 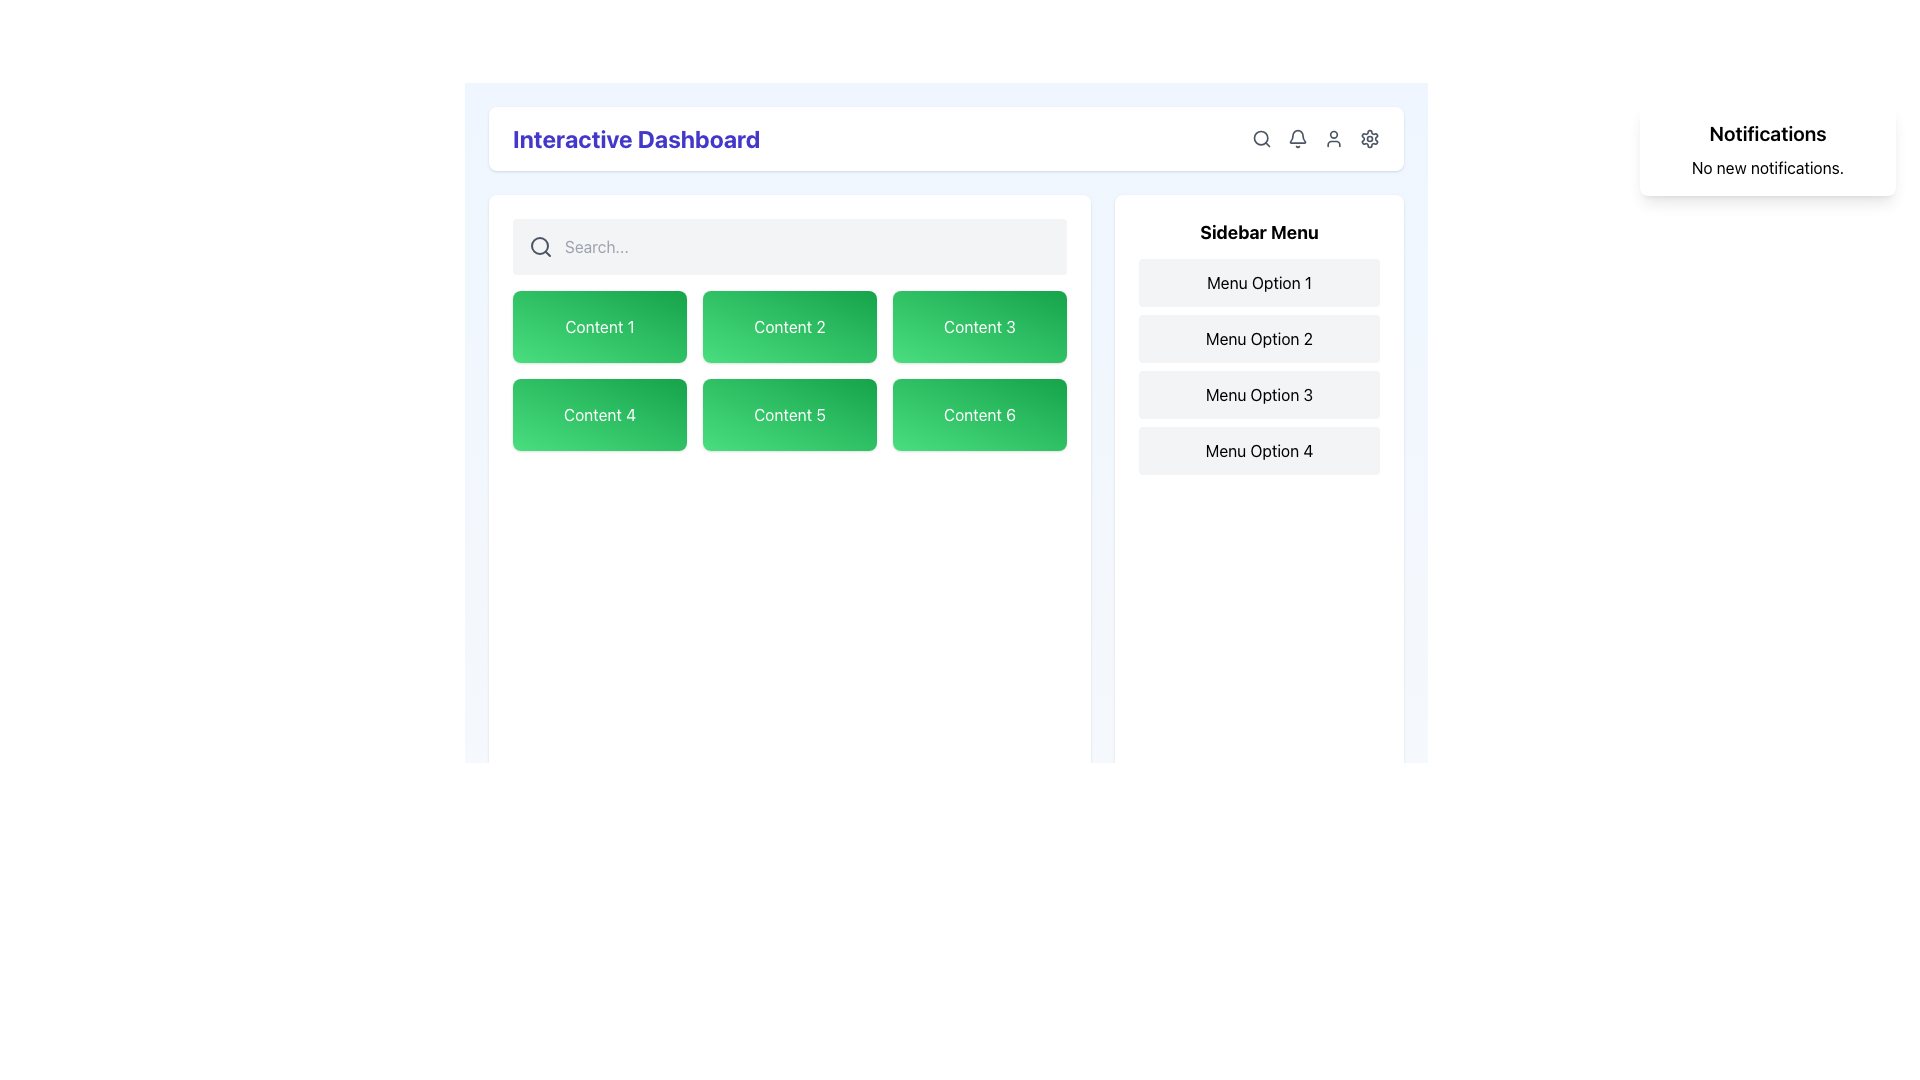 I want to click on the user profile silhouette icon in the top-right toolbar, so click(x=1334, y=137).